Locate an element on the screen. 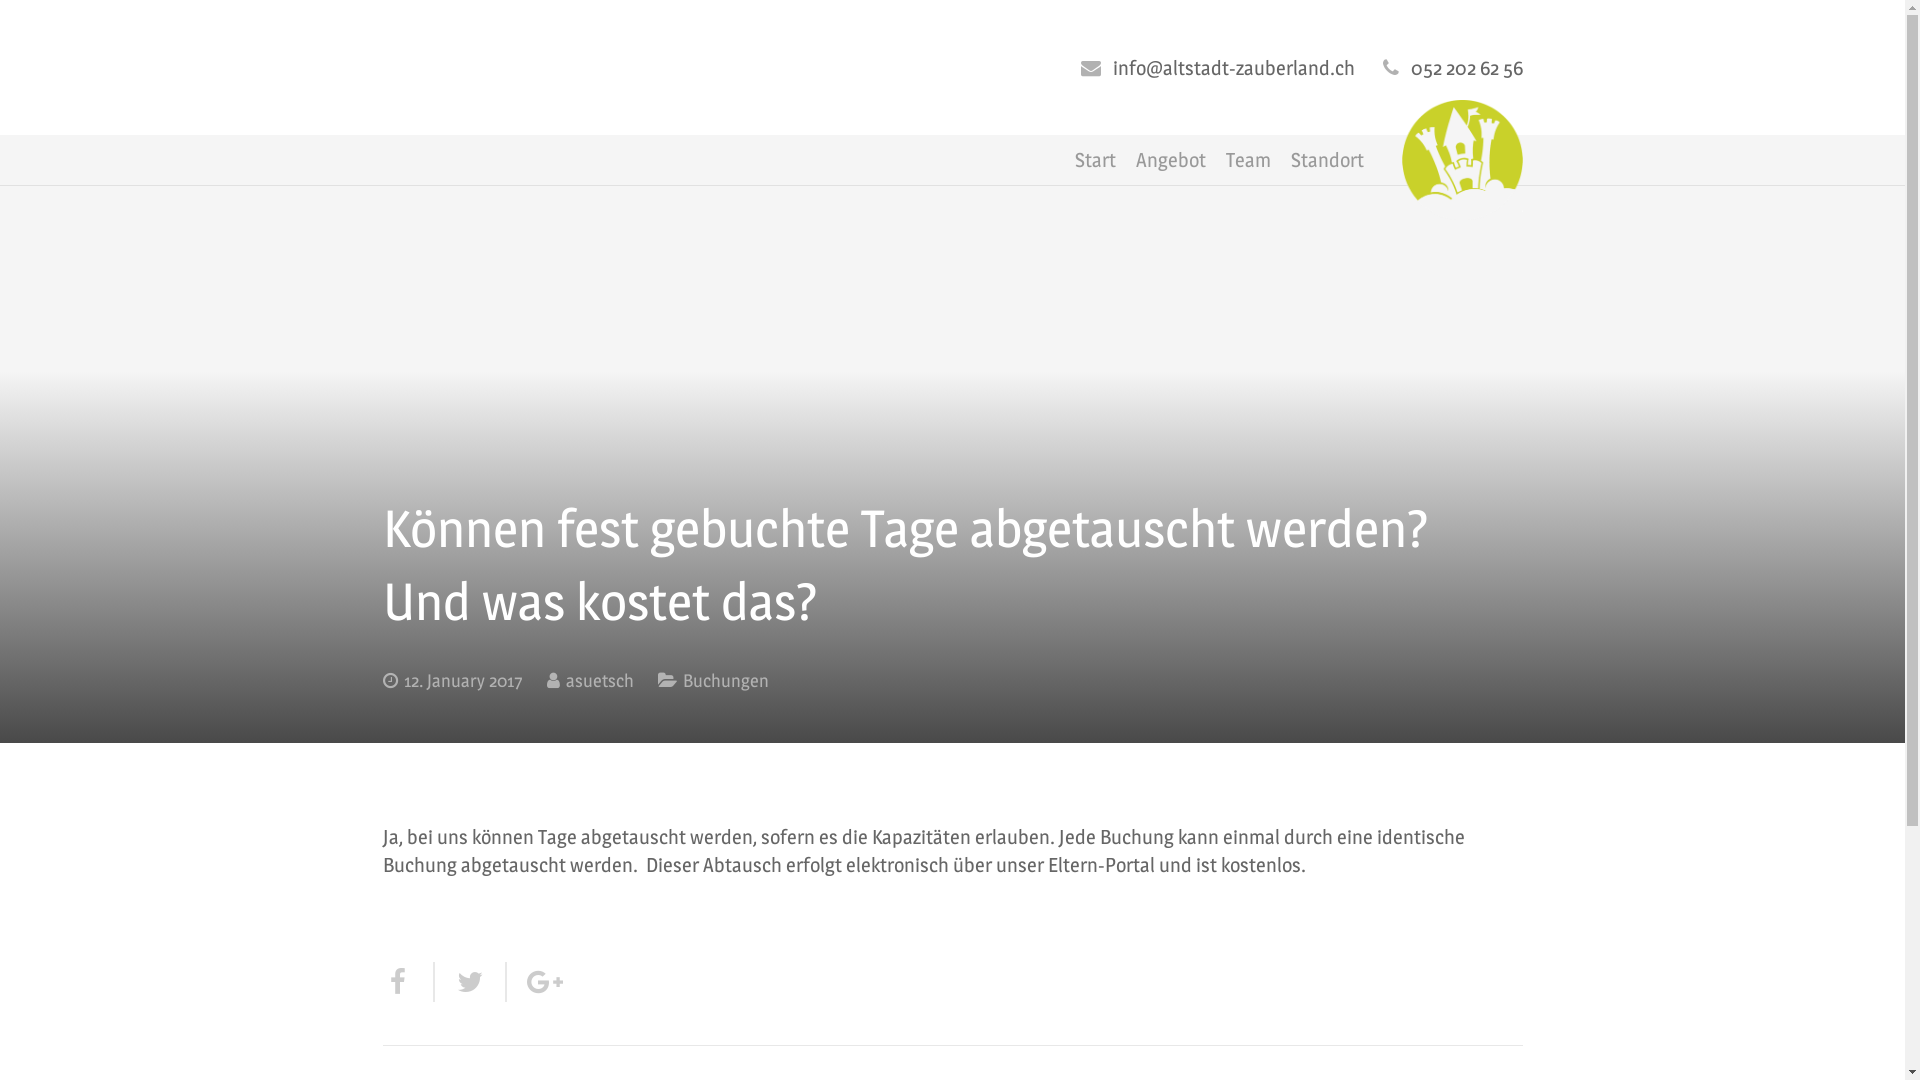  'Tweet this' is located at coordinates (432, 981).